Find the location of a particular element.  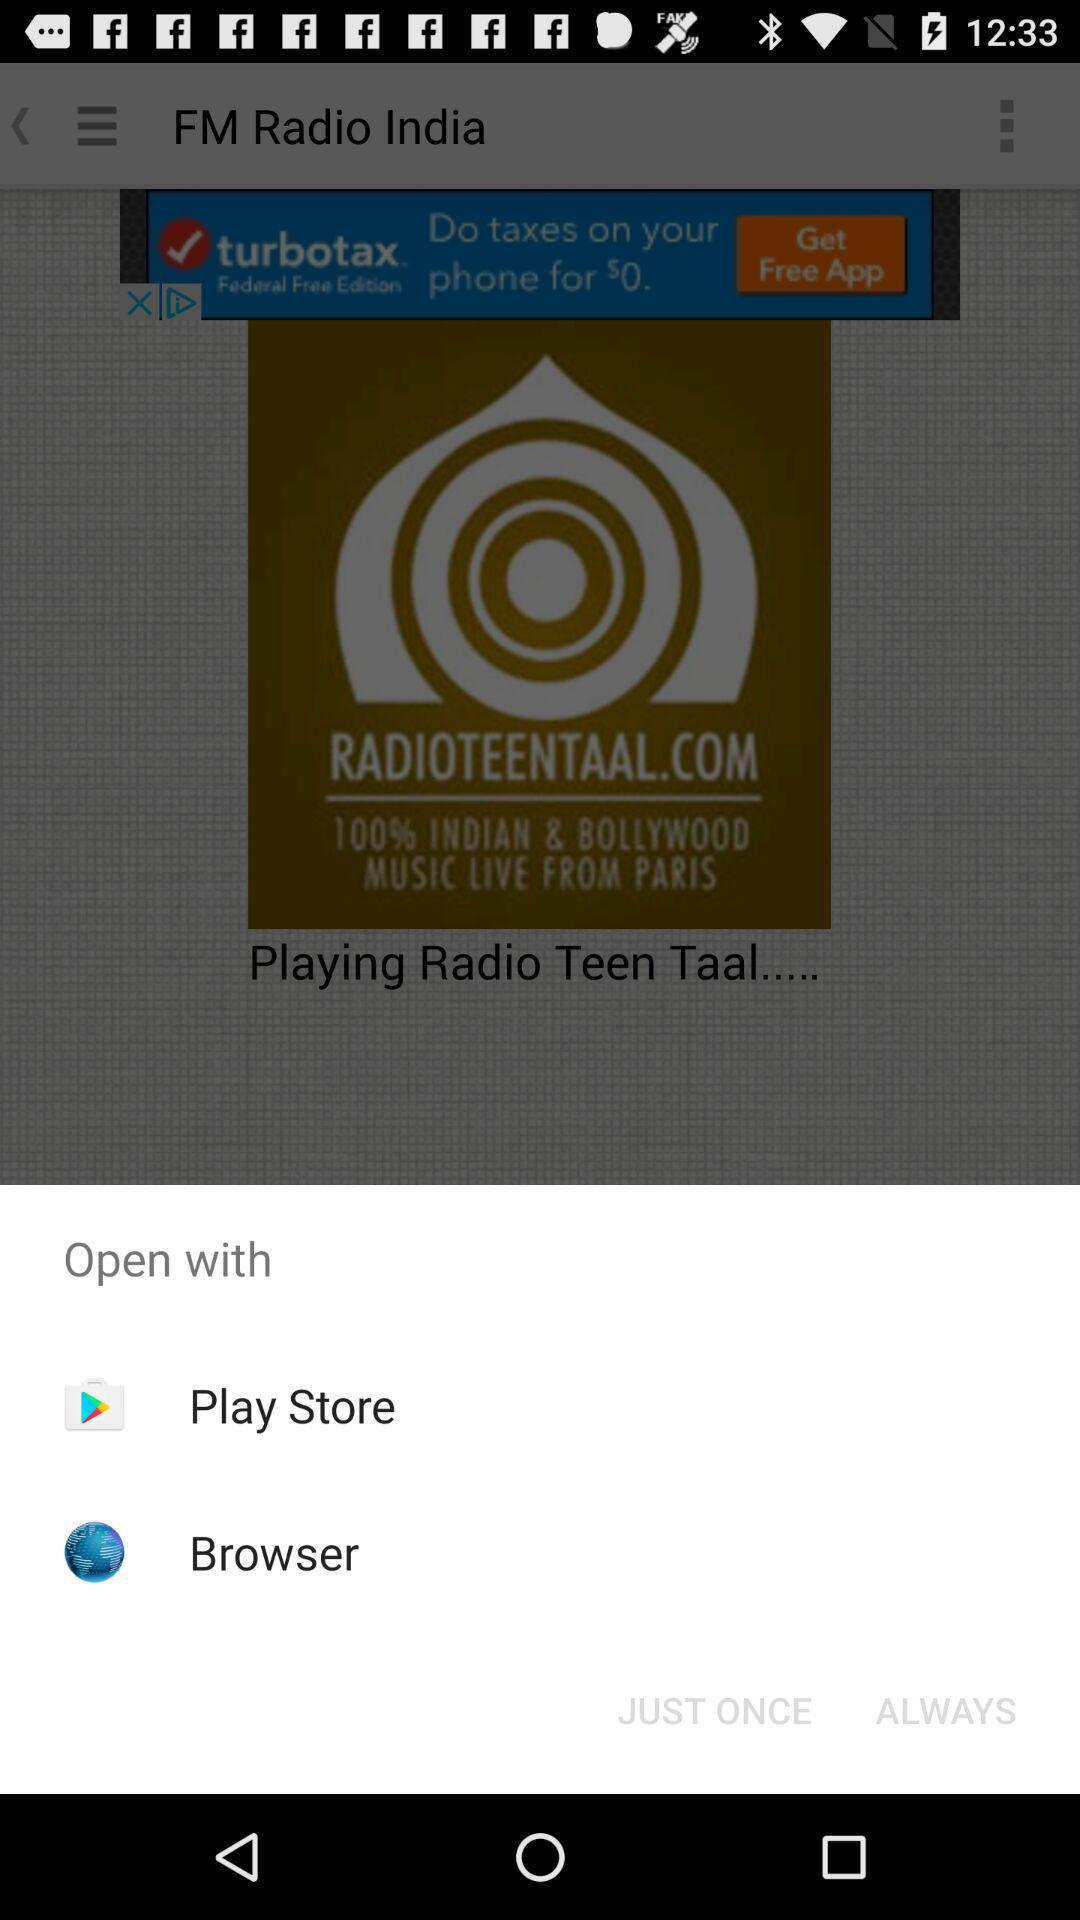

always item is located at coordinates (945, 1708).